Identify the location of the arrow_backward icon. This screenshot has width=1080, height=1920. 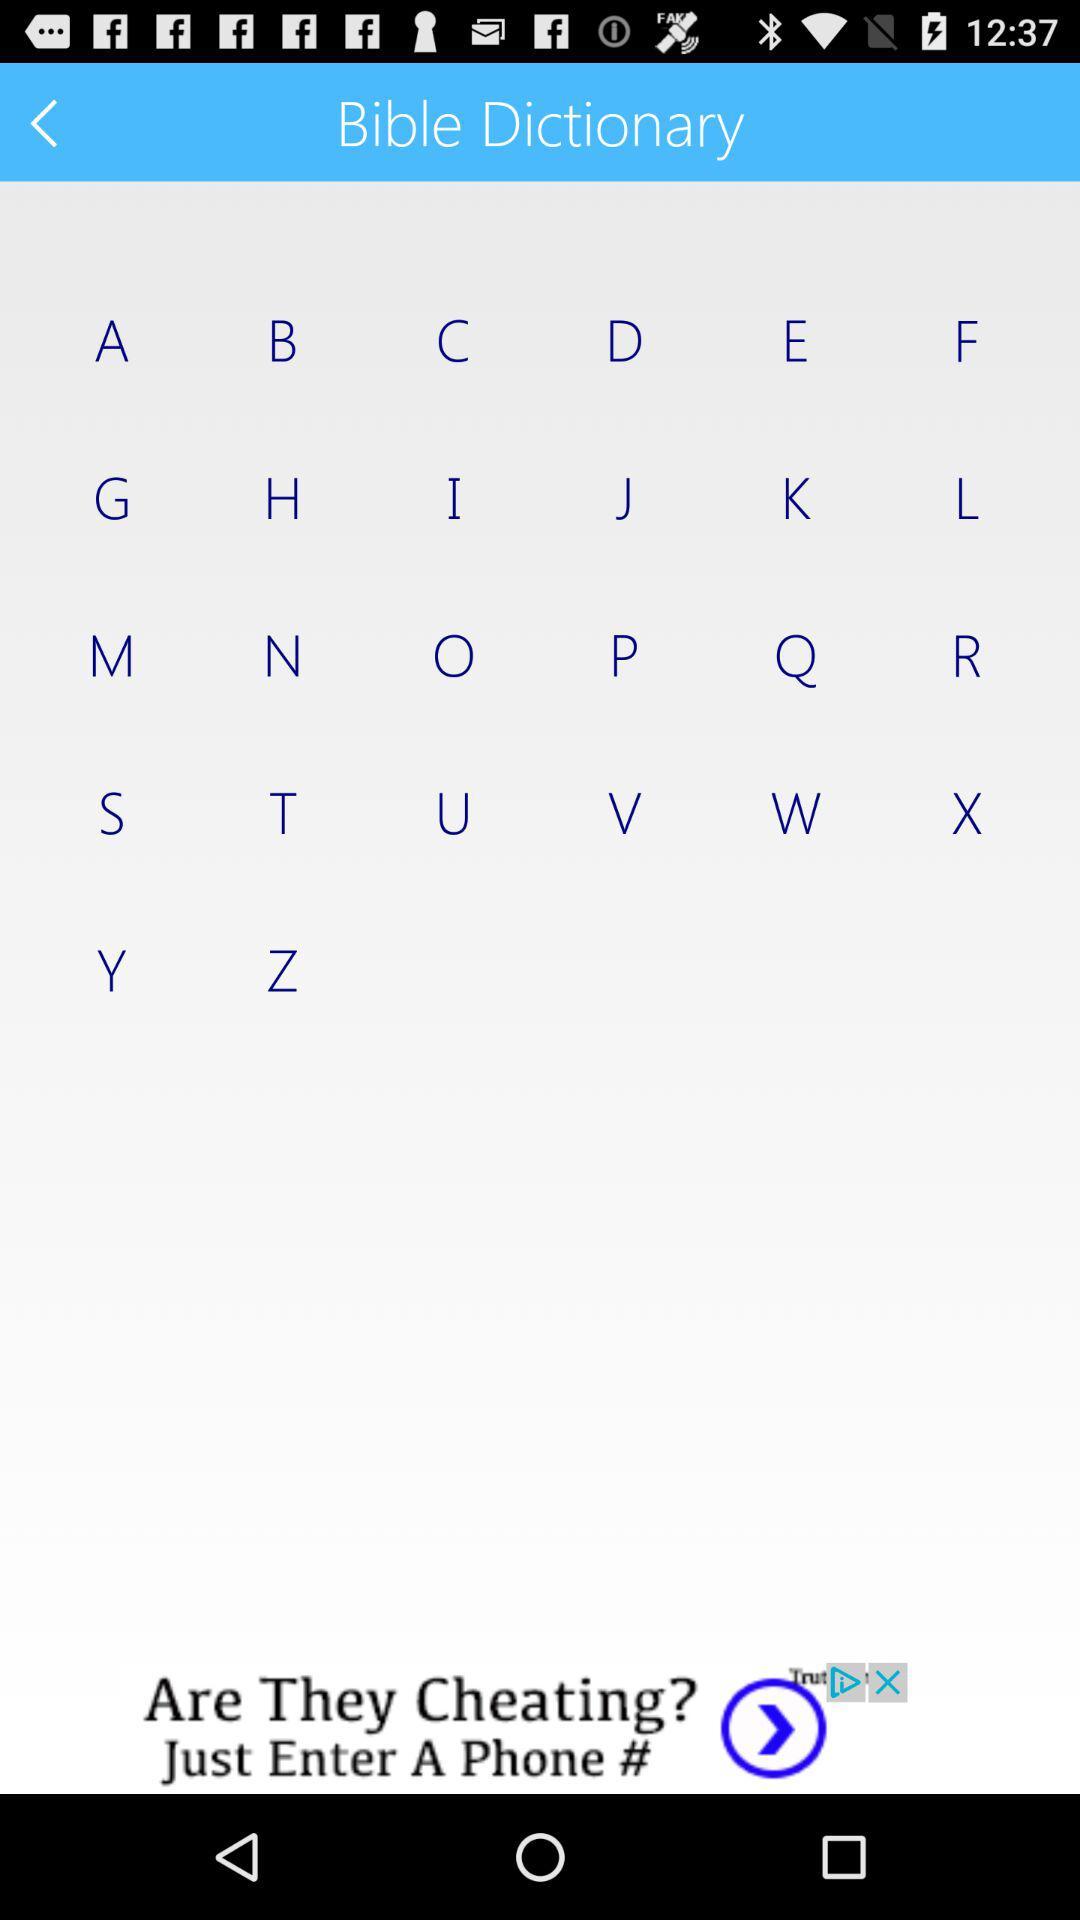
(45, 129).